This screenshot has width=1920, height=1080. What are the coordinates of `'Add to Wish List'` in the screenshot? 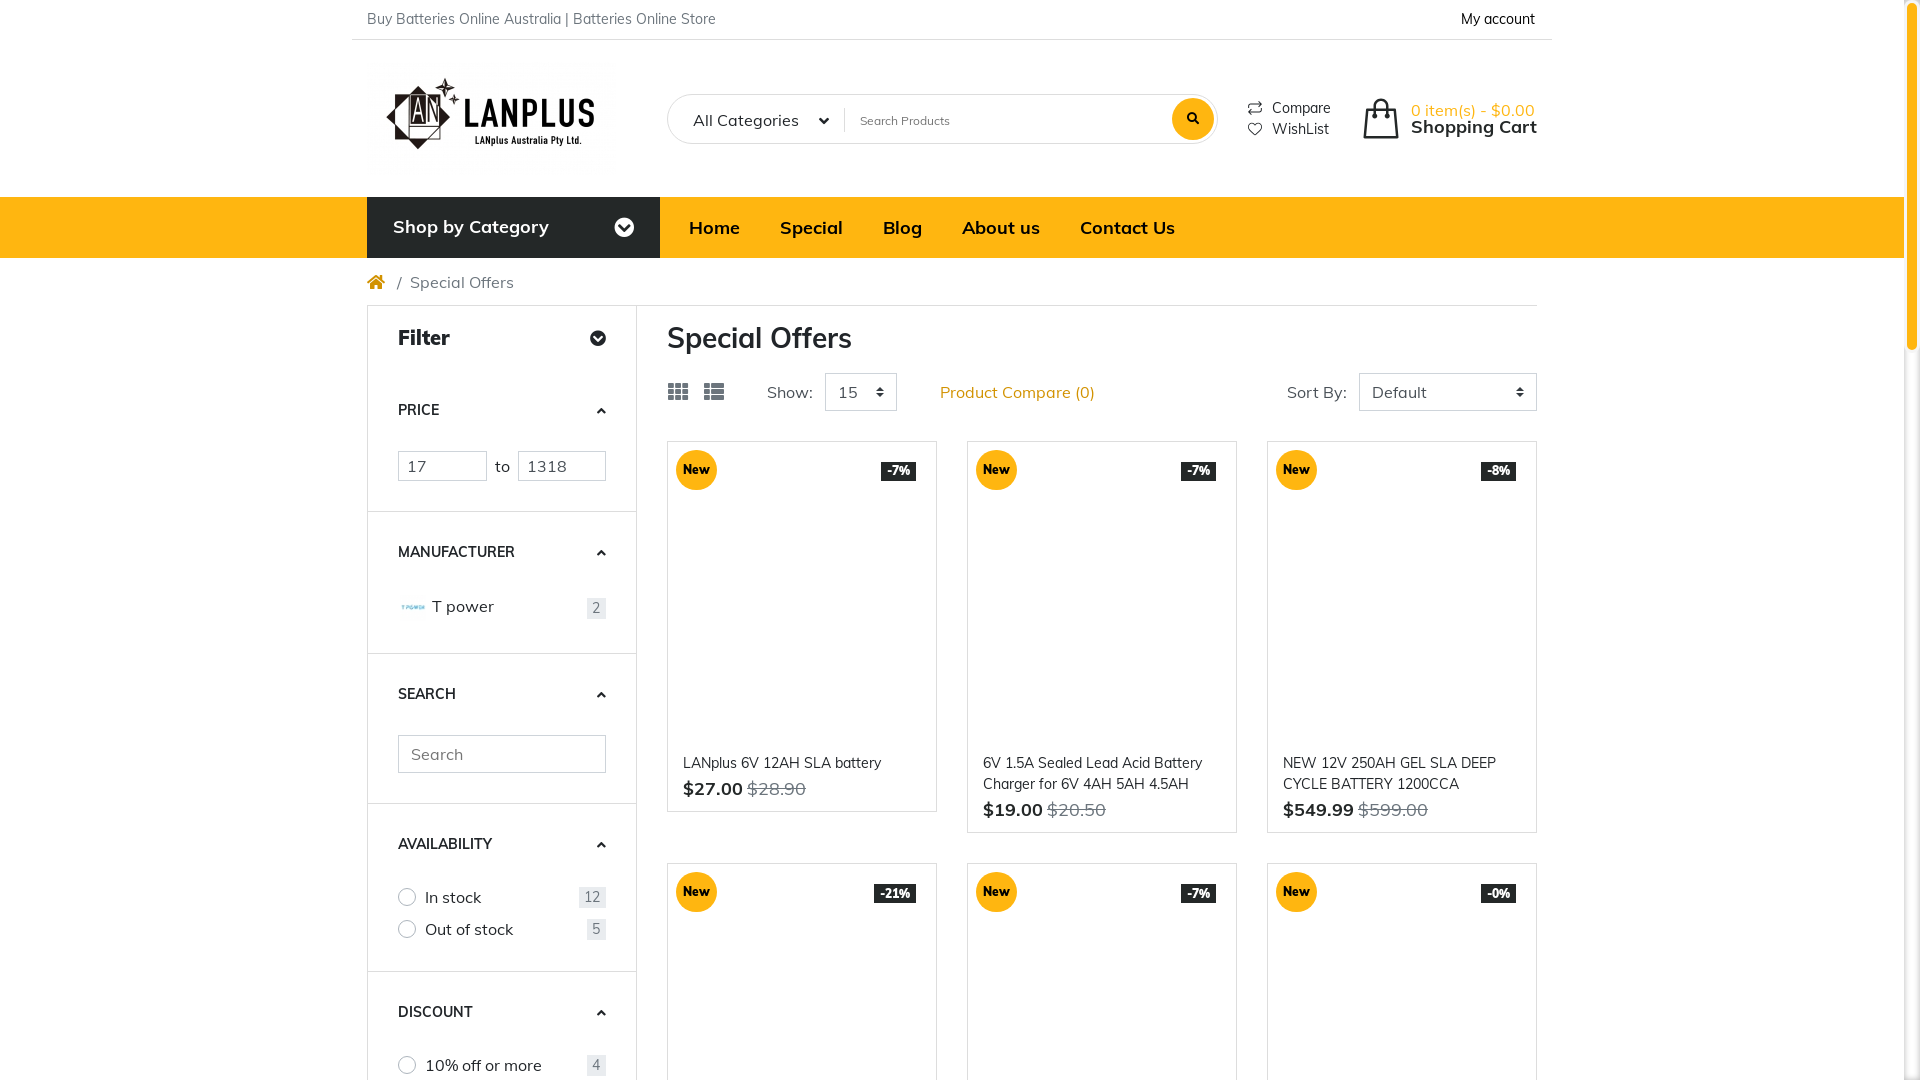 It's located at (1380, 844).